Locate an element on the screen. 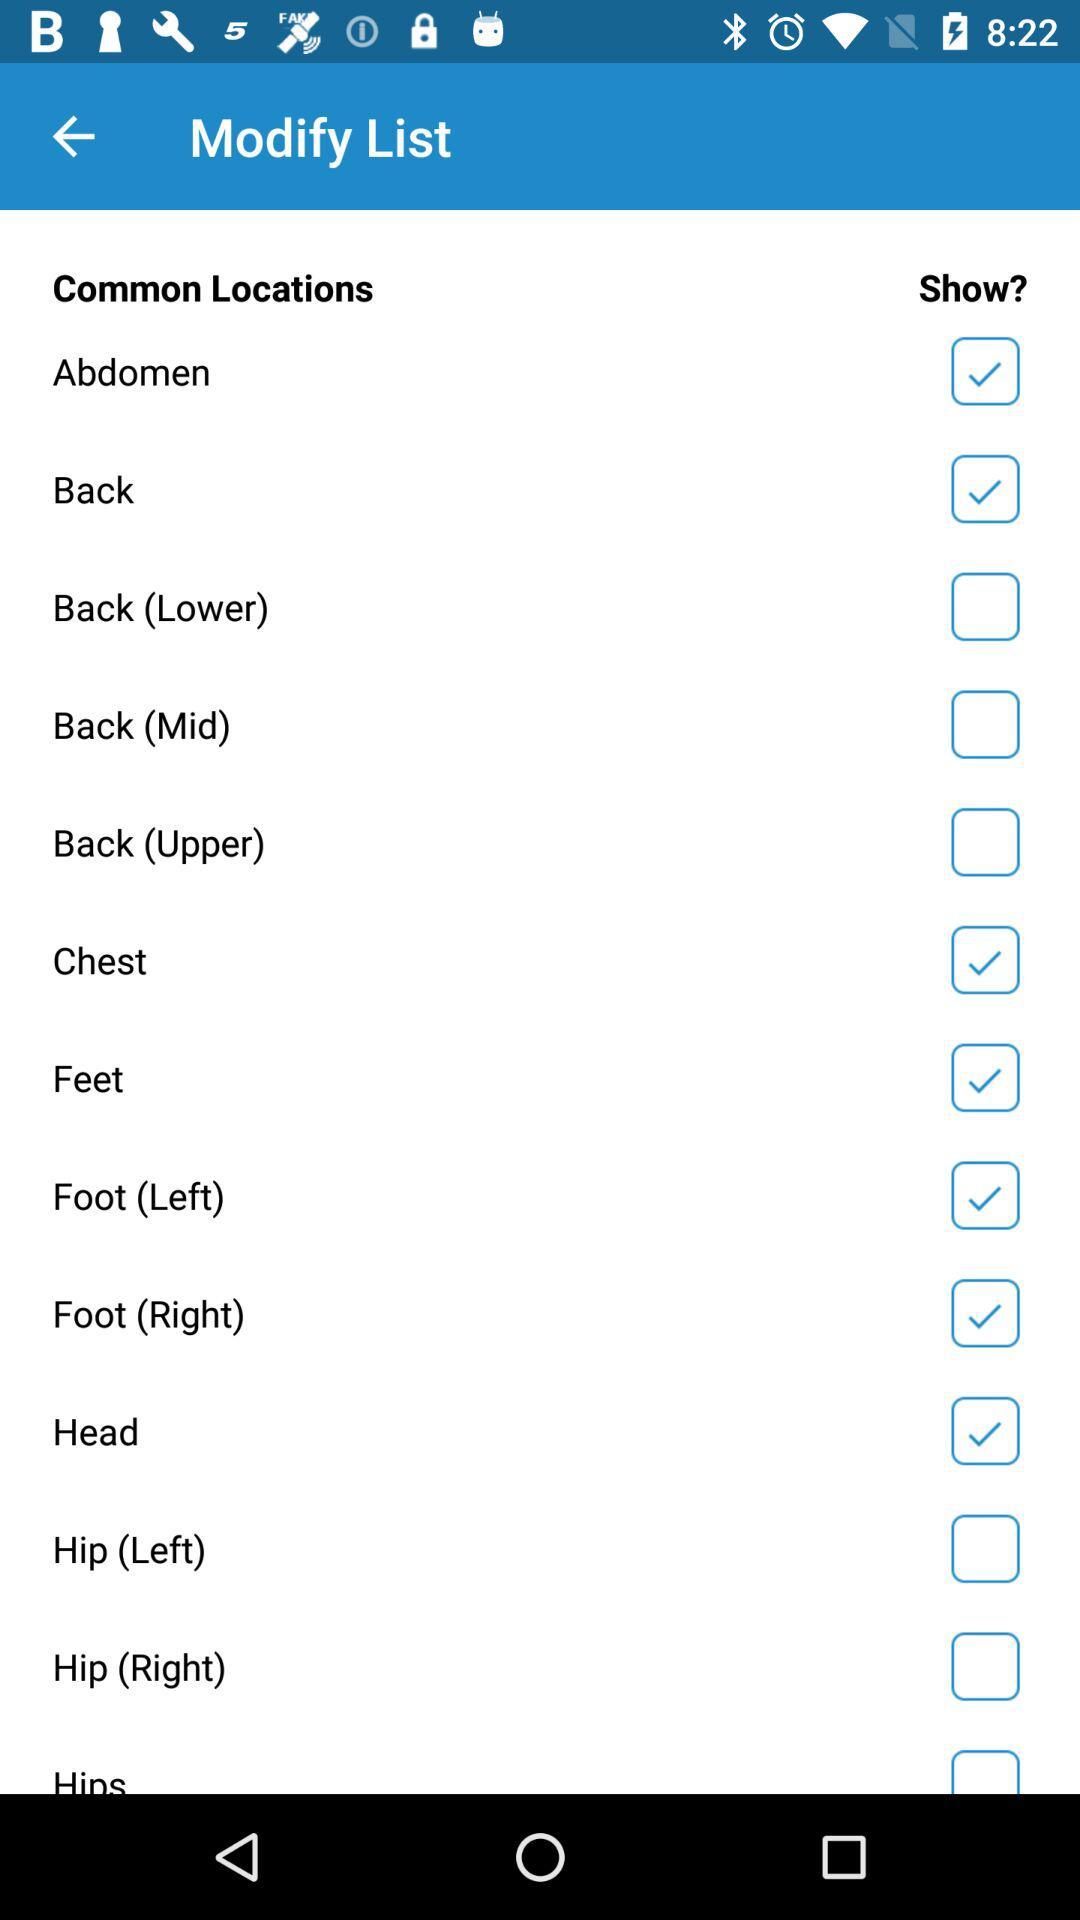  option is located at coordinates (984, 1195).